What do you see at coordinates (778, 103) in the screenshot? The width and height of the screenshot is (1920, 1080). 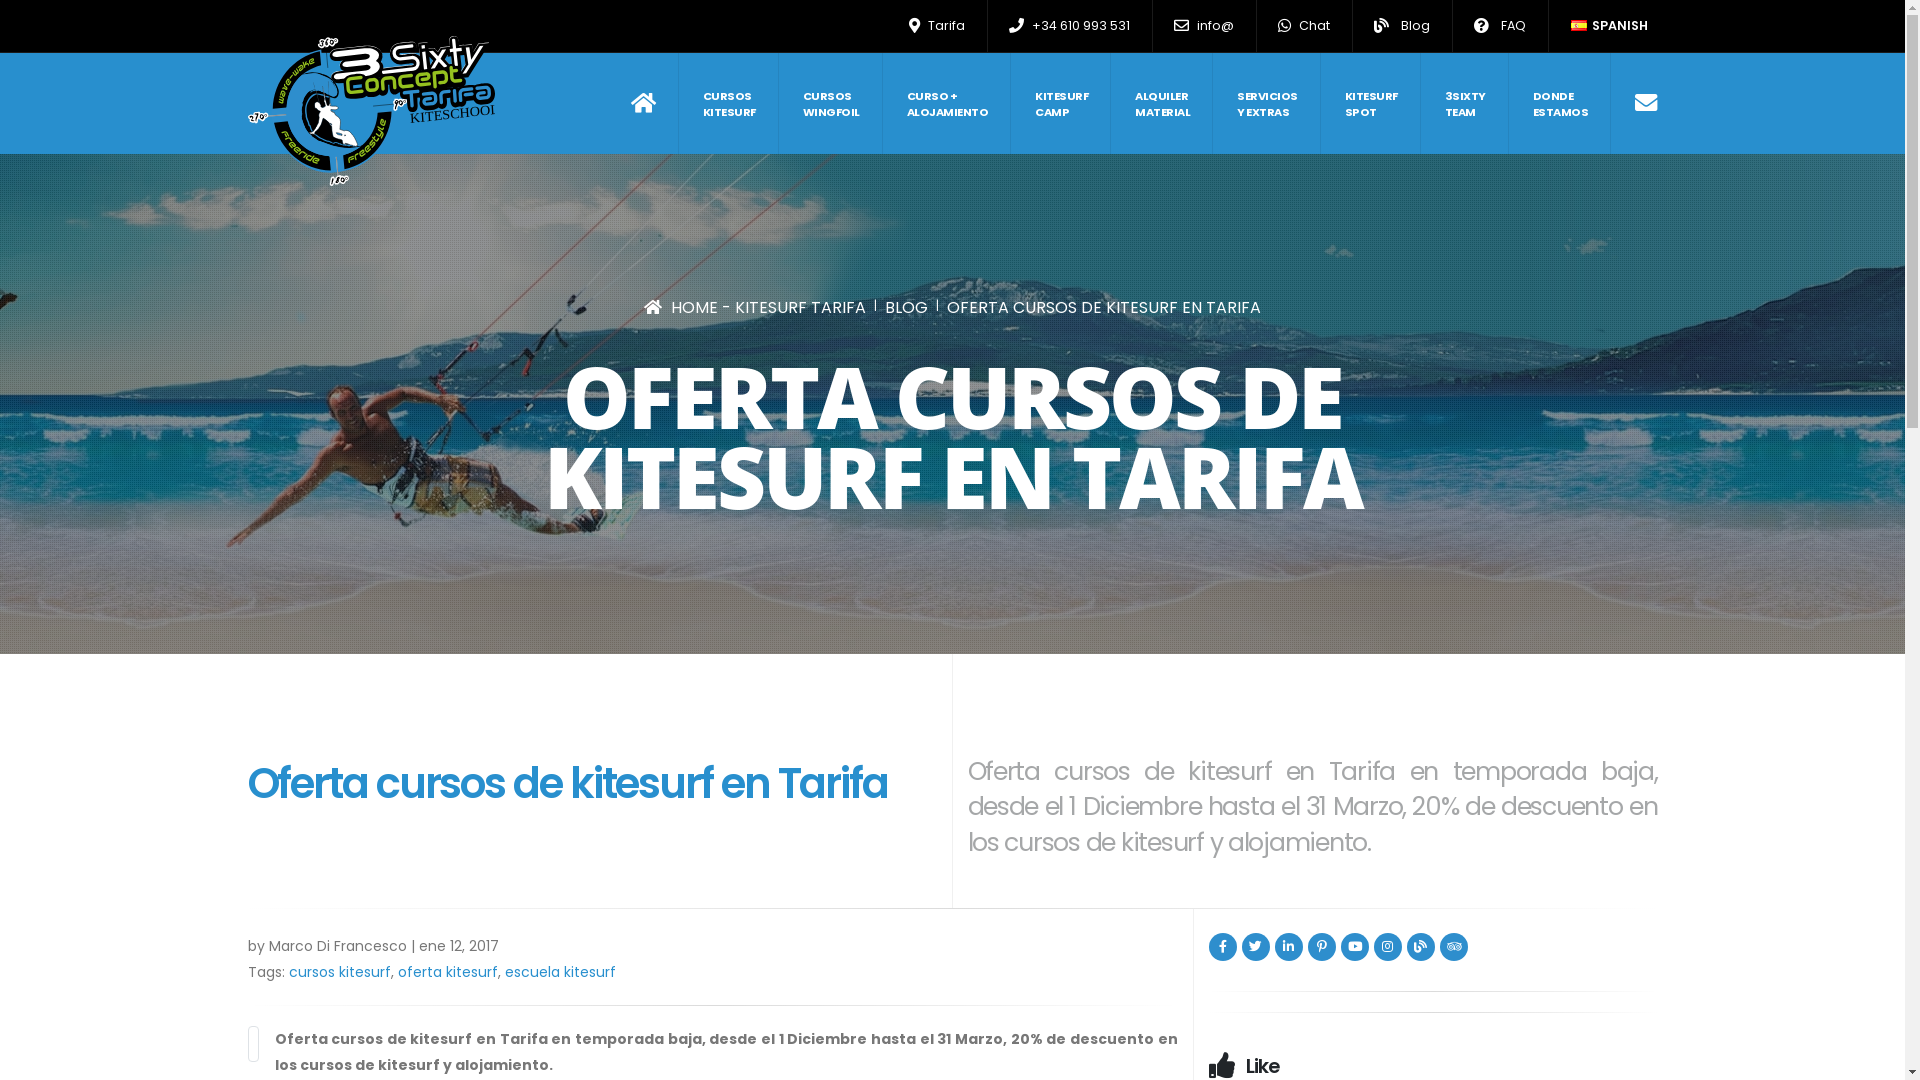 I see `'CURSOS WINGFOIL'` at bounding box center [778, 103].